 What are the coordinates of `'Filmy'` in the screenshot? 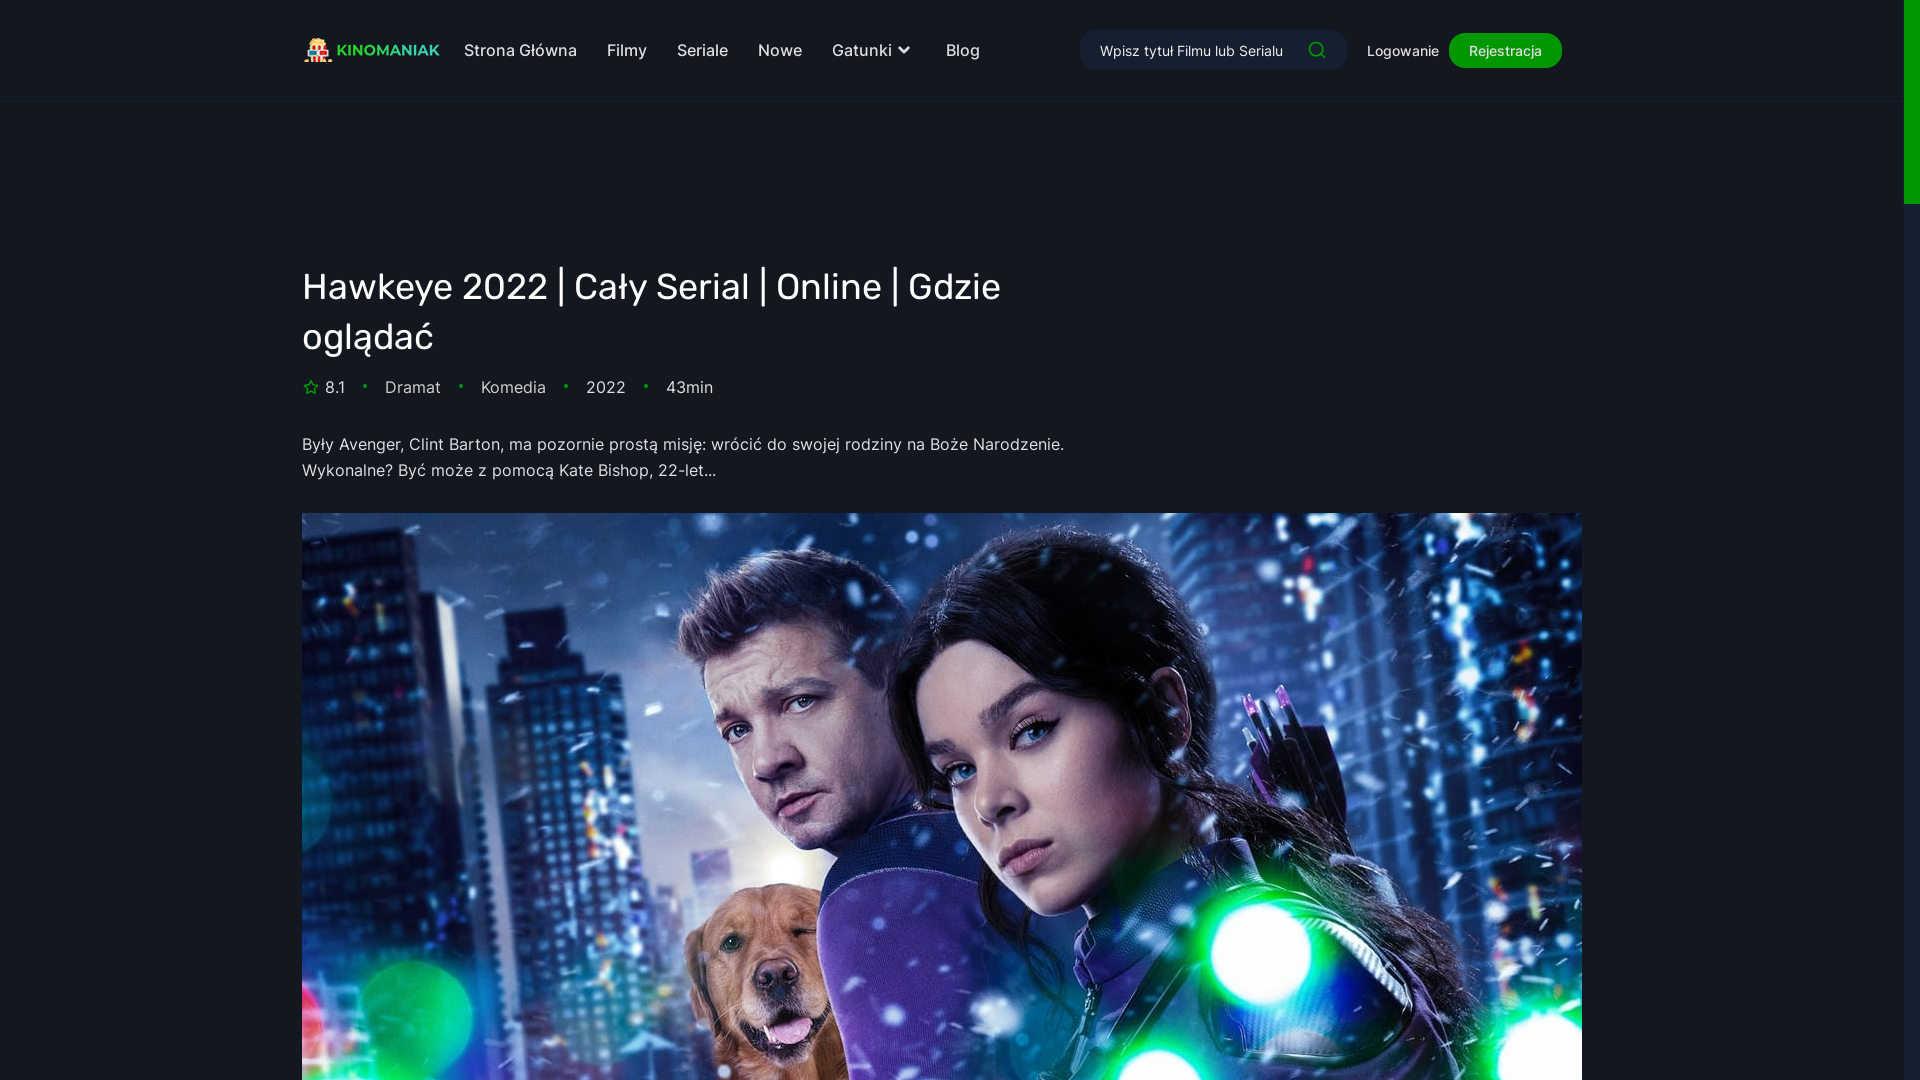 It's located at (626, 49).